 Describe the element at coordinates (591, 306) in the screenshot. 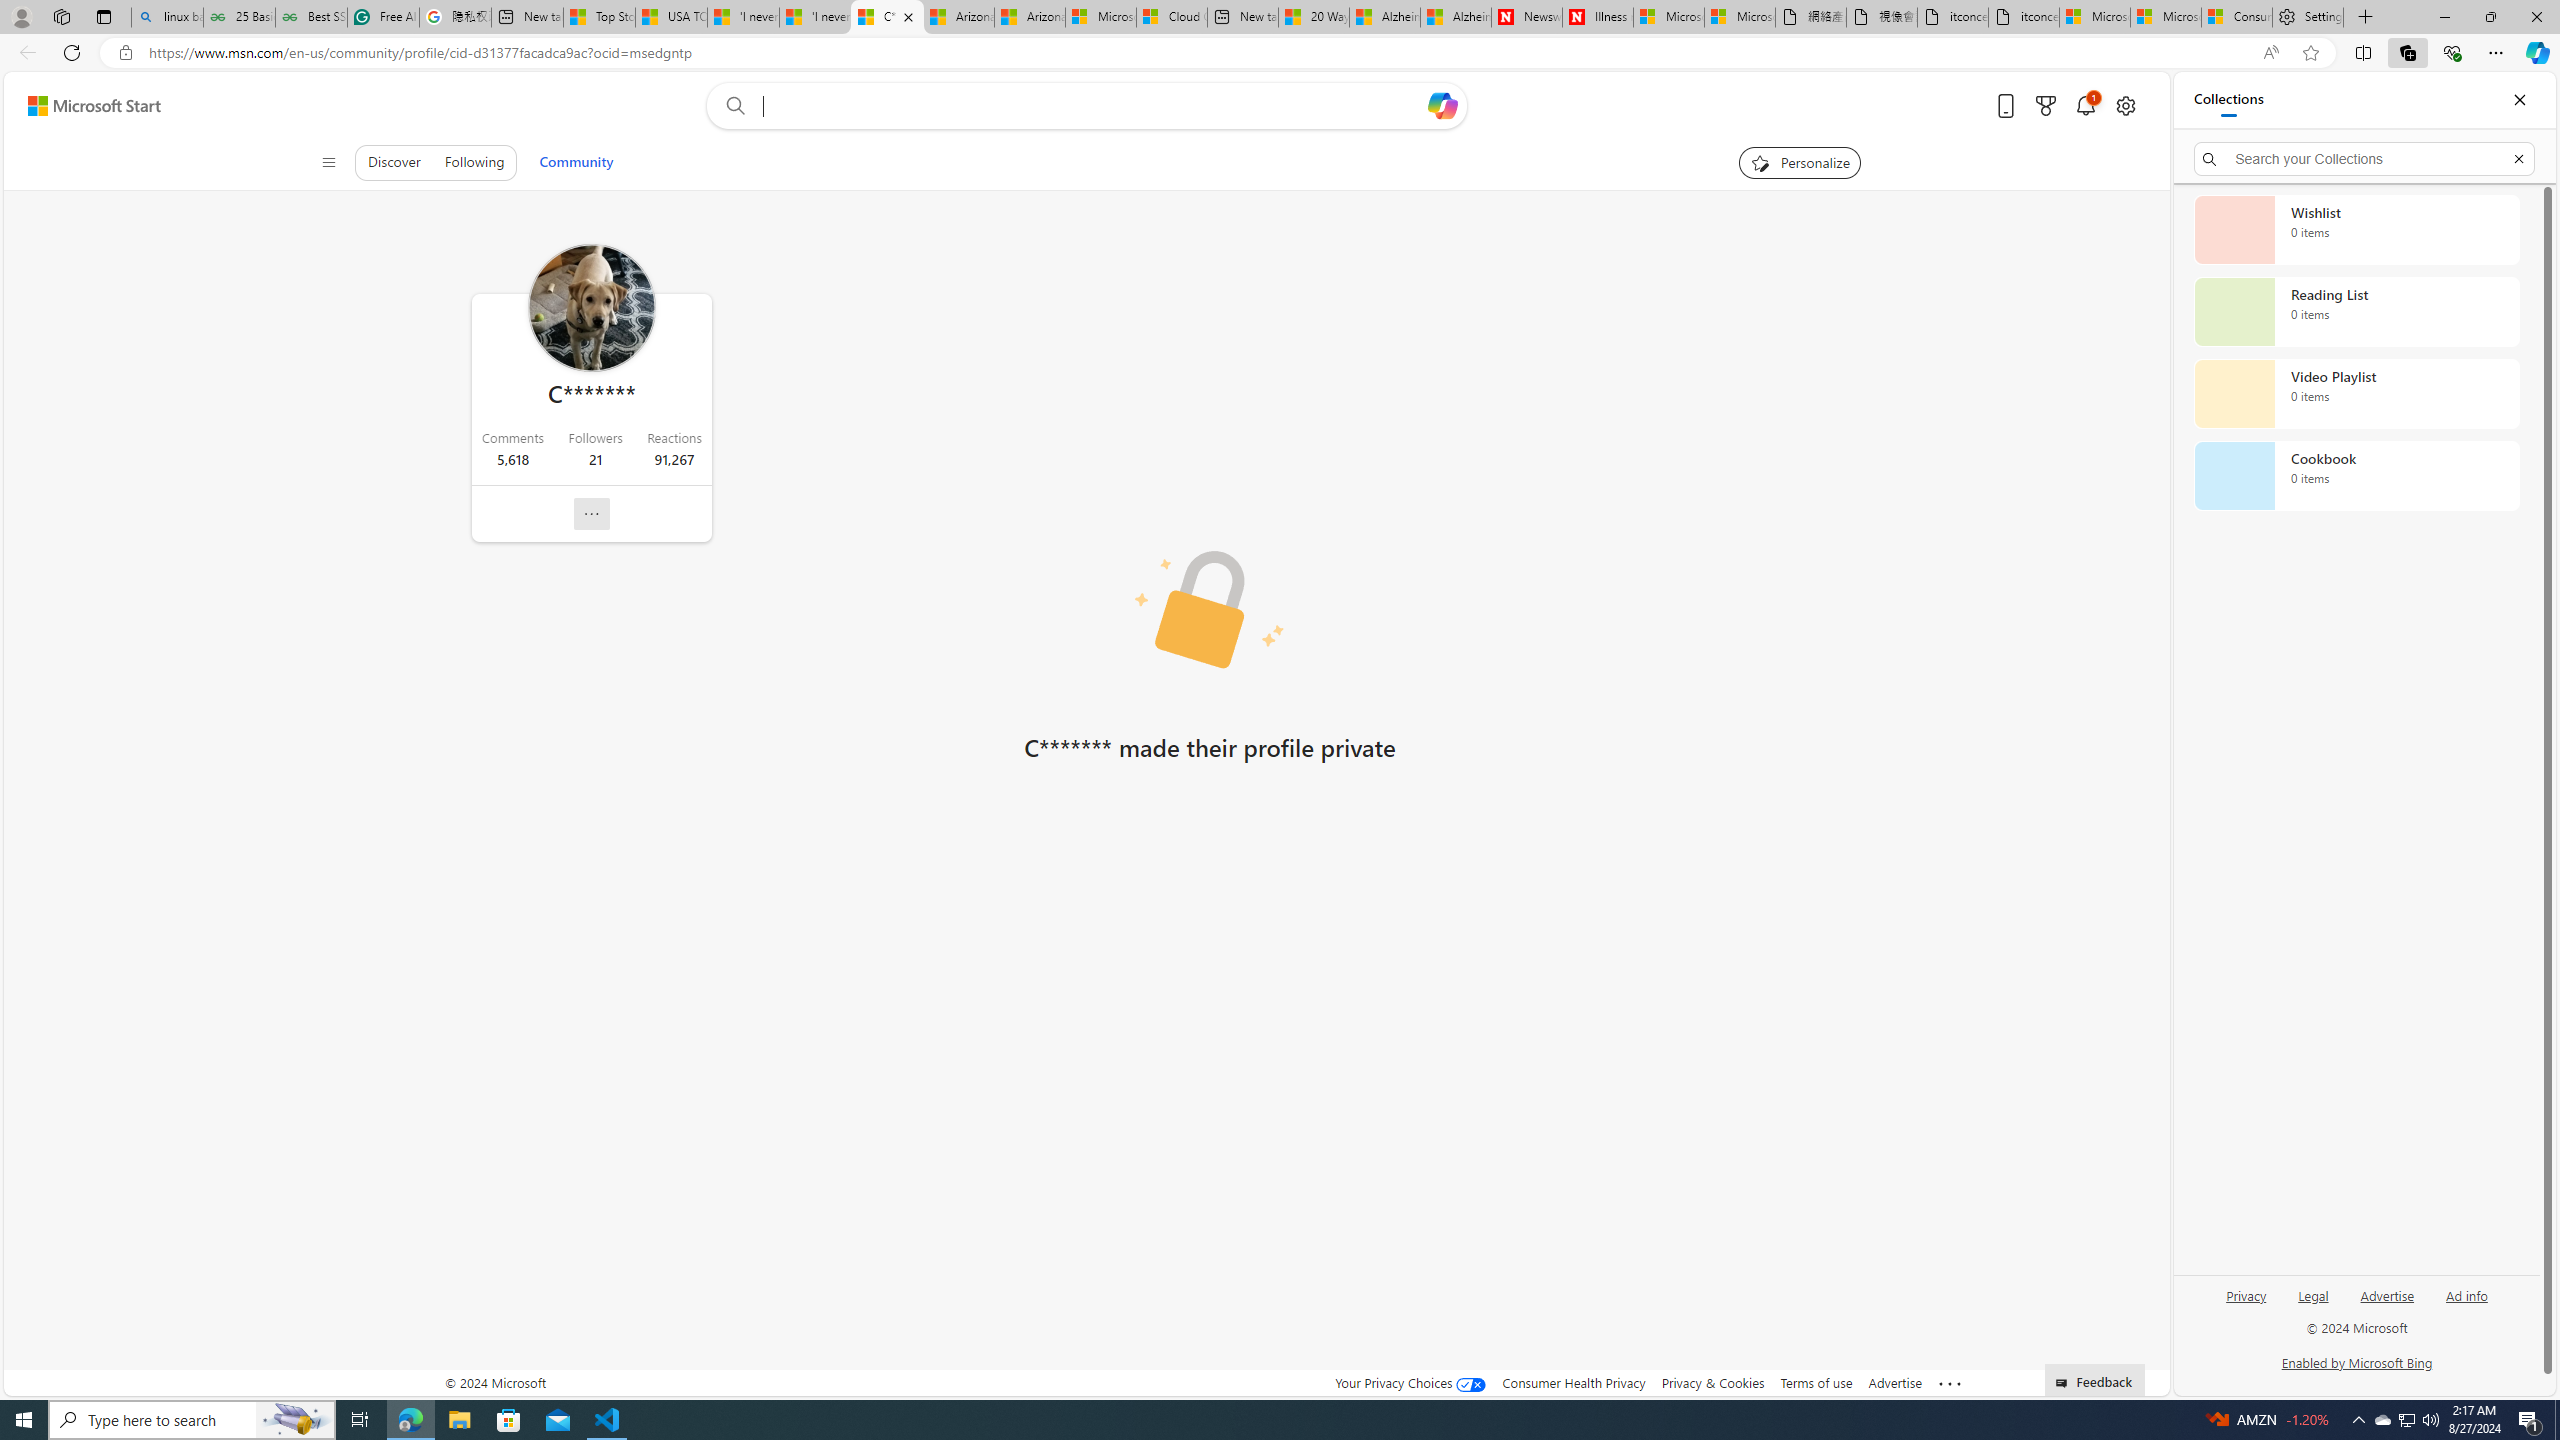

I see `'Profile Picture'` at that location.